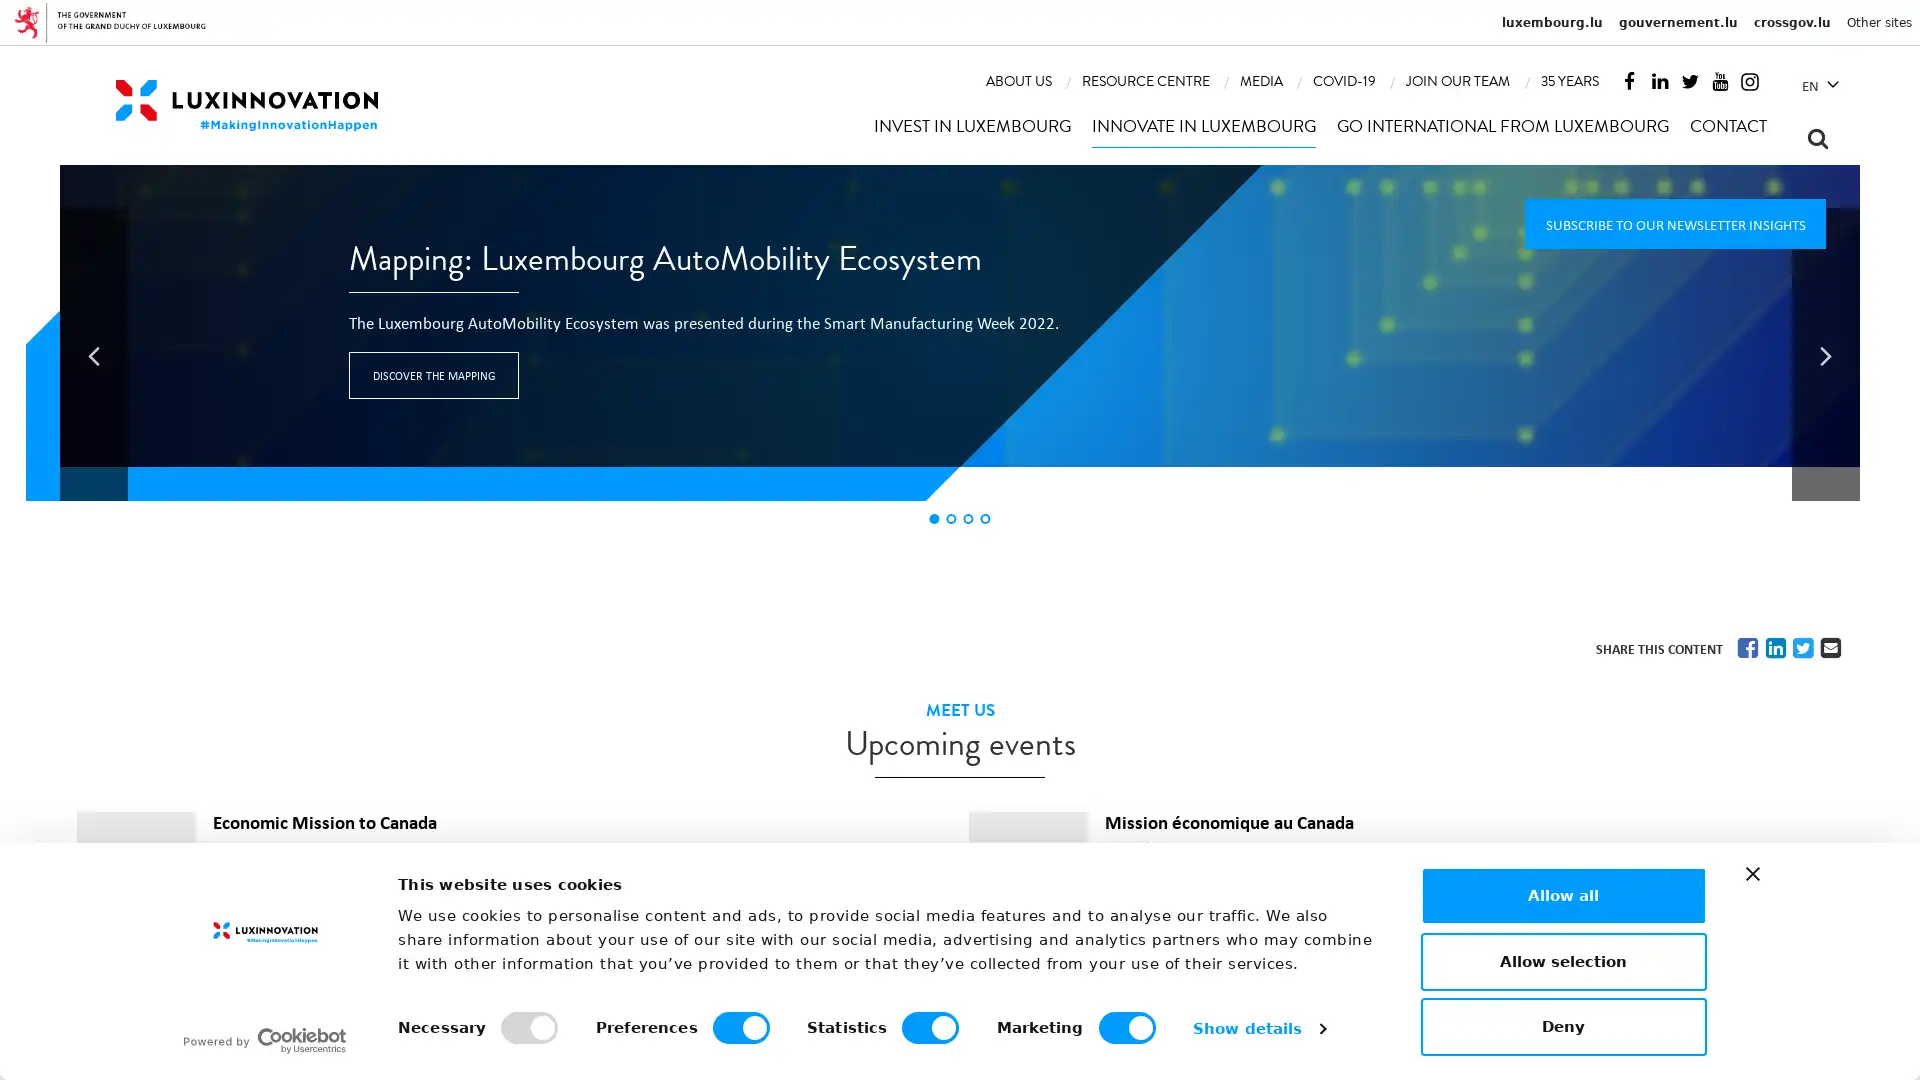 This screenshot has width=1920, height=1080. What do you see at coordinates (1751, 873) in the screenshot?
I see `Close banner` at bounding box center [1751, 873].